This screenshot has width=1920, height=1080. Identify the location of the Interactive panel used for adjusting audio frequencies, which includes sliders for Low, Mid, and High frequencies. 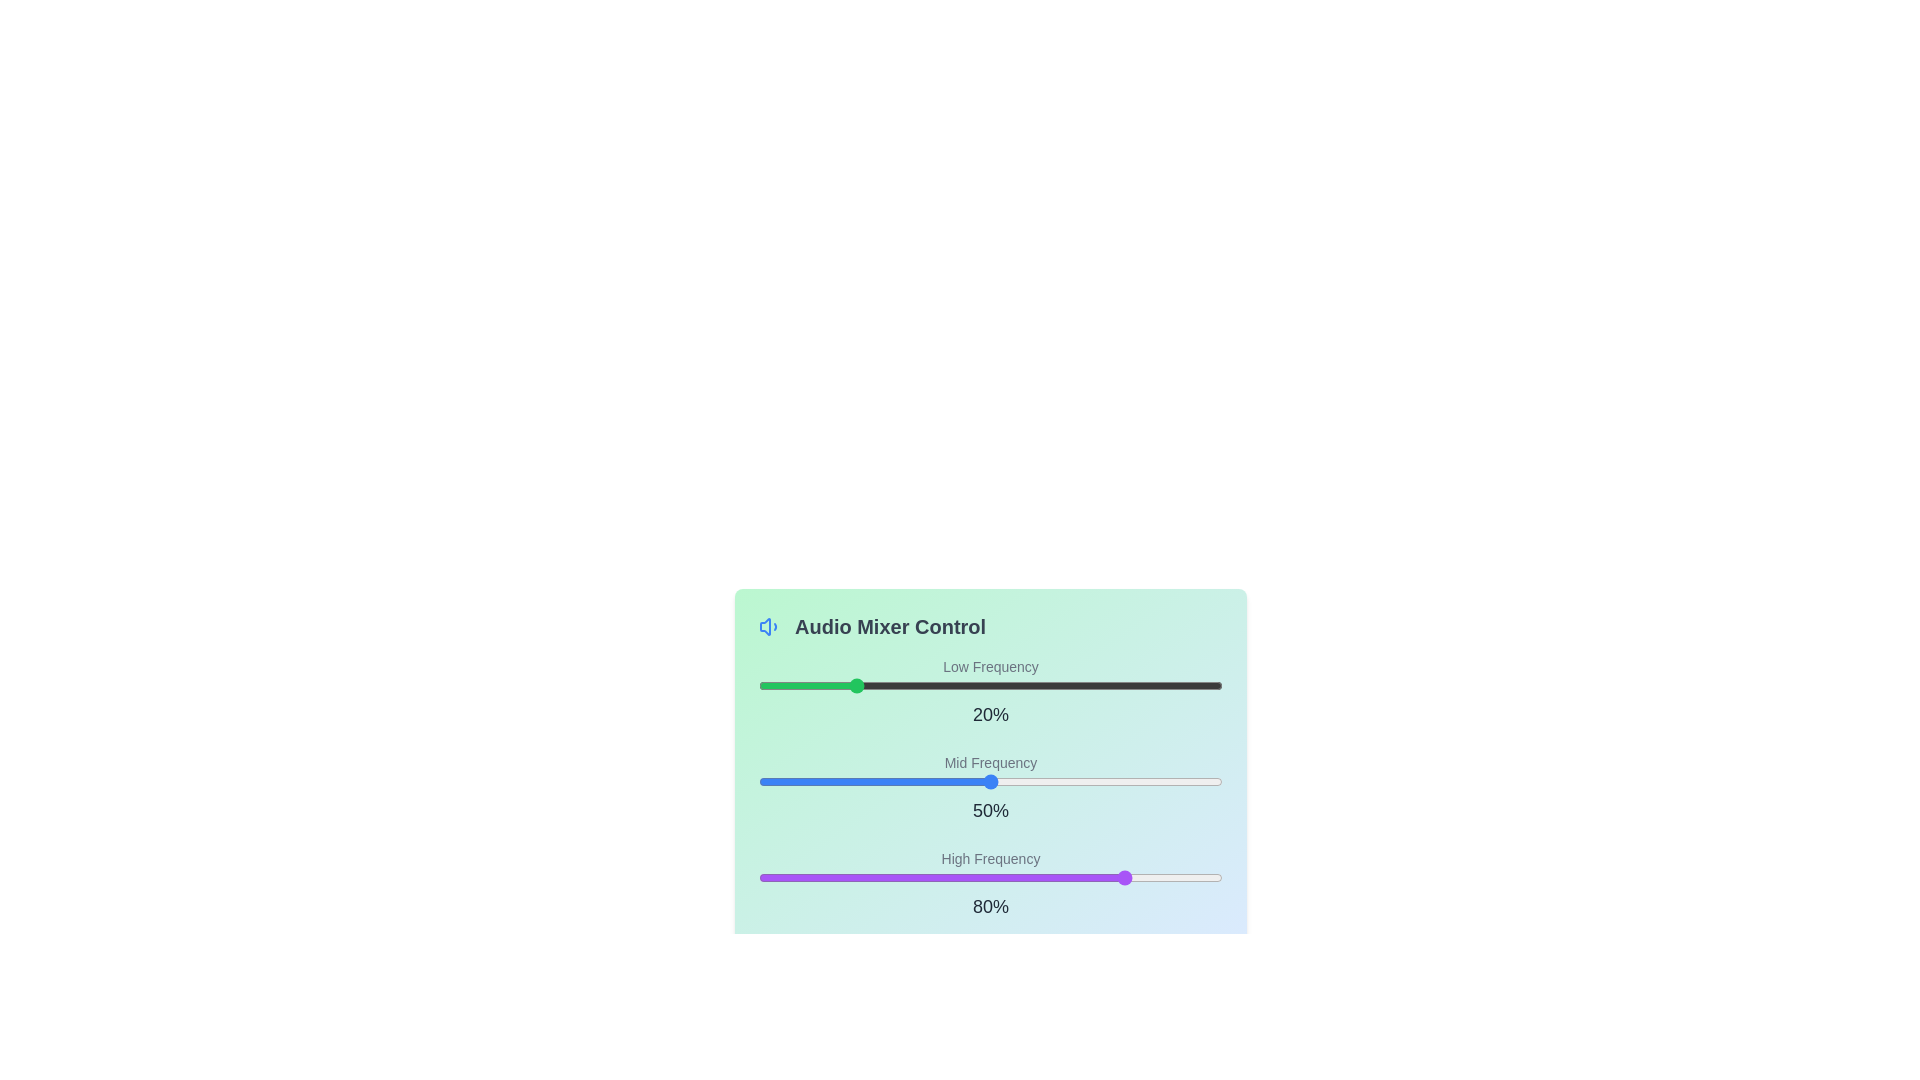
(990, 766).